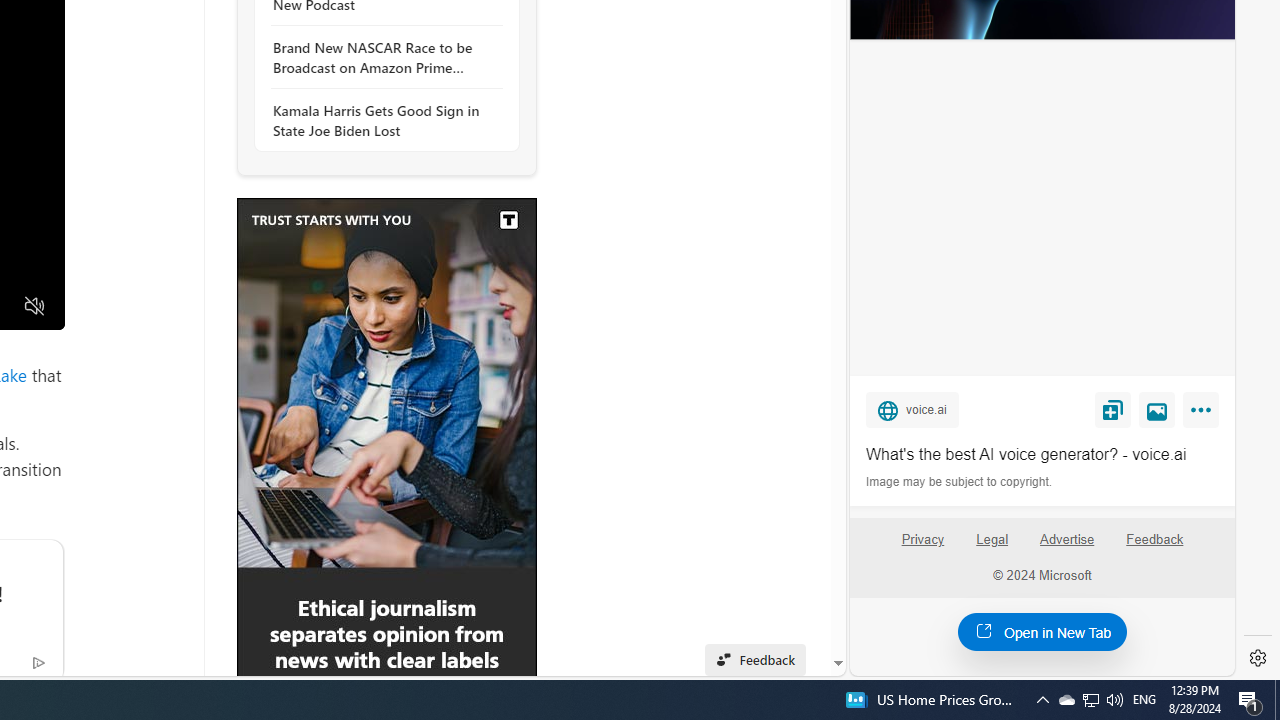 The height and width of the screenshot is (720, 1280). Describe the element at coordinates (911, 408) in the screenshot. I see `'voice.ai'` at that location.